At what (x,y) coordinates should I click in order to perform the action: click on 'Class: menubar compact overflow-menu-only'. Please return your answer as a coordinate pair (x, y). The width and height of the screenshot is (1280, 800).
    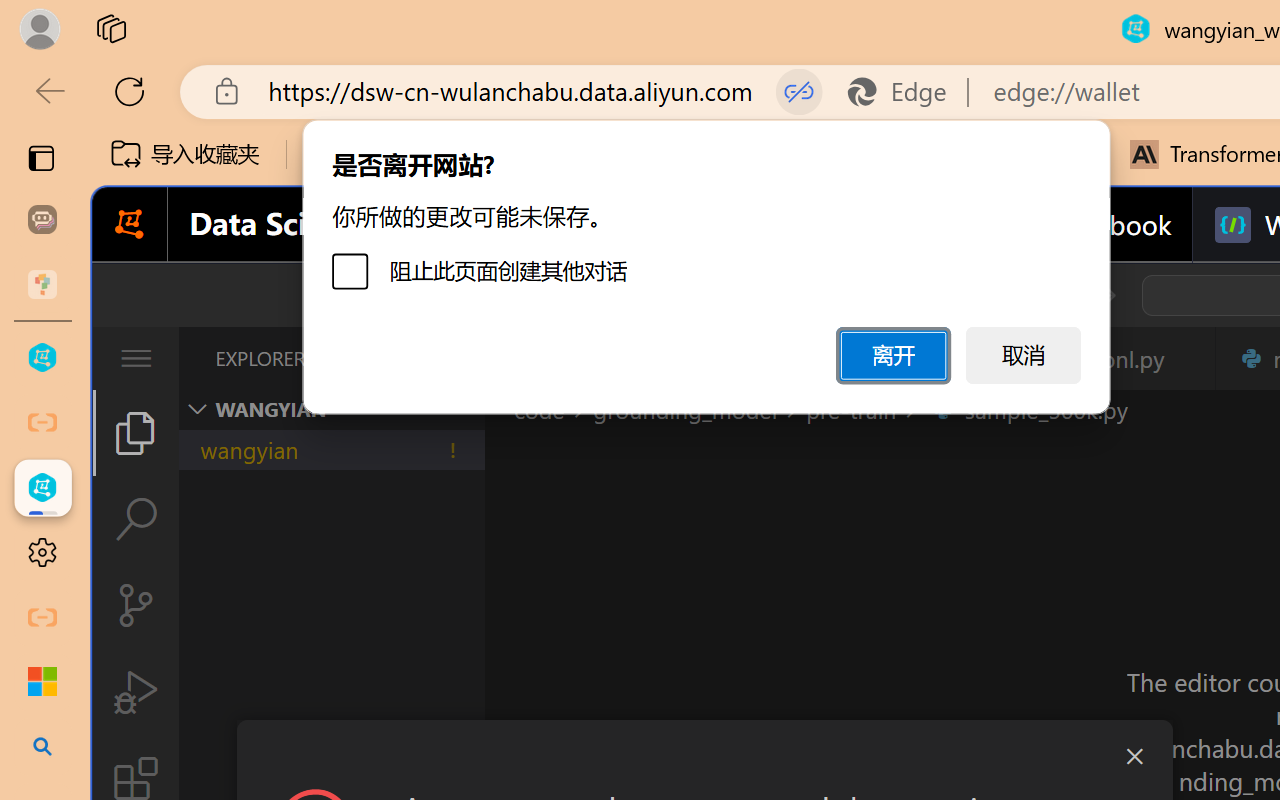
    Looking at the image, I should click on (134, 358).